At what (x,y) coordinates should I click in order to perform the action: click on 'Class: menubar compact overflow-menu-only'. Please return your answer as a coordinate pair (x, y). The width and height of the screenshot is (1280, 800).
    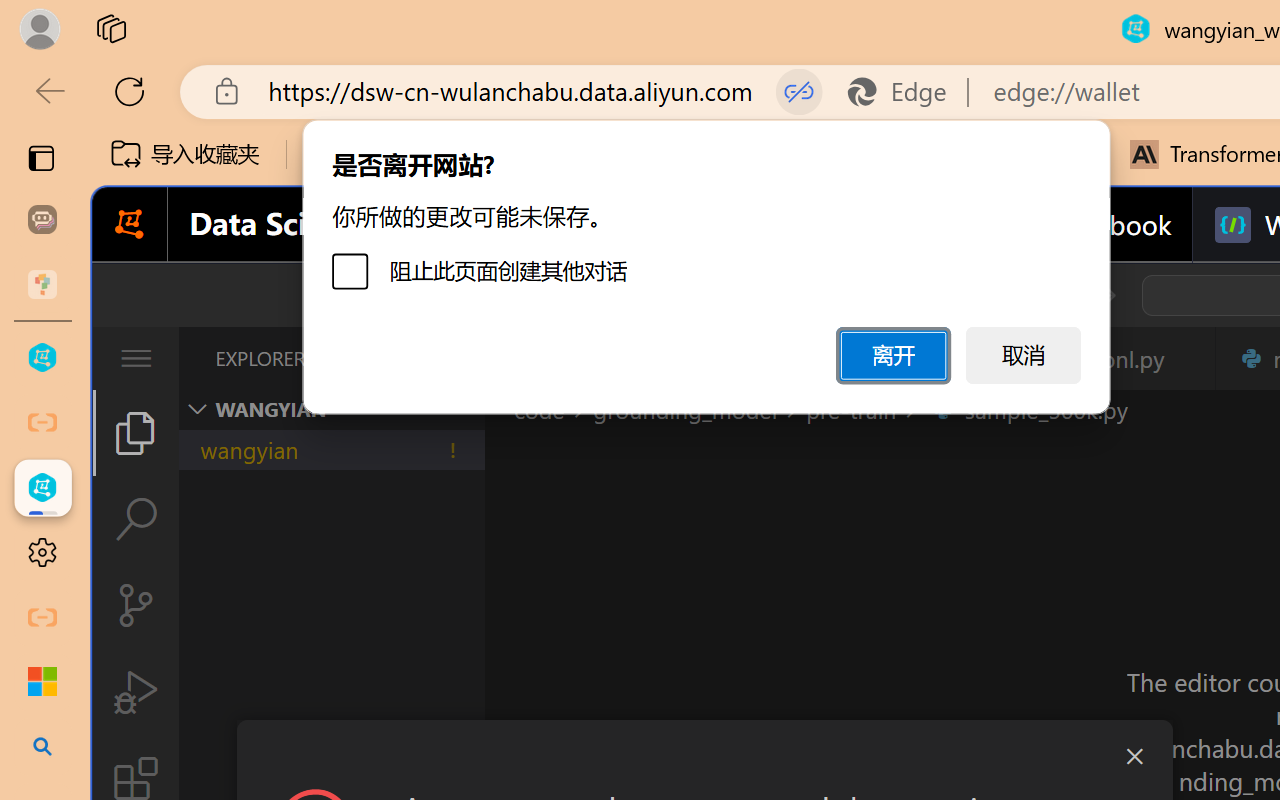
    Looking at the image, I should click on (134, 358).